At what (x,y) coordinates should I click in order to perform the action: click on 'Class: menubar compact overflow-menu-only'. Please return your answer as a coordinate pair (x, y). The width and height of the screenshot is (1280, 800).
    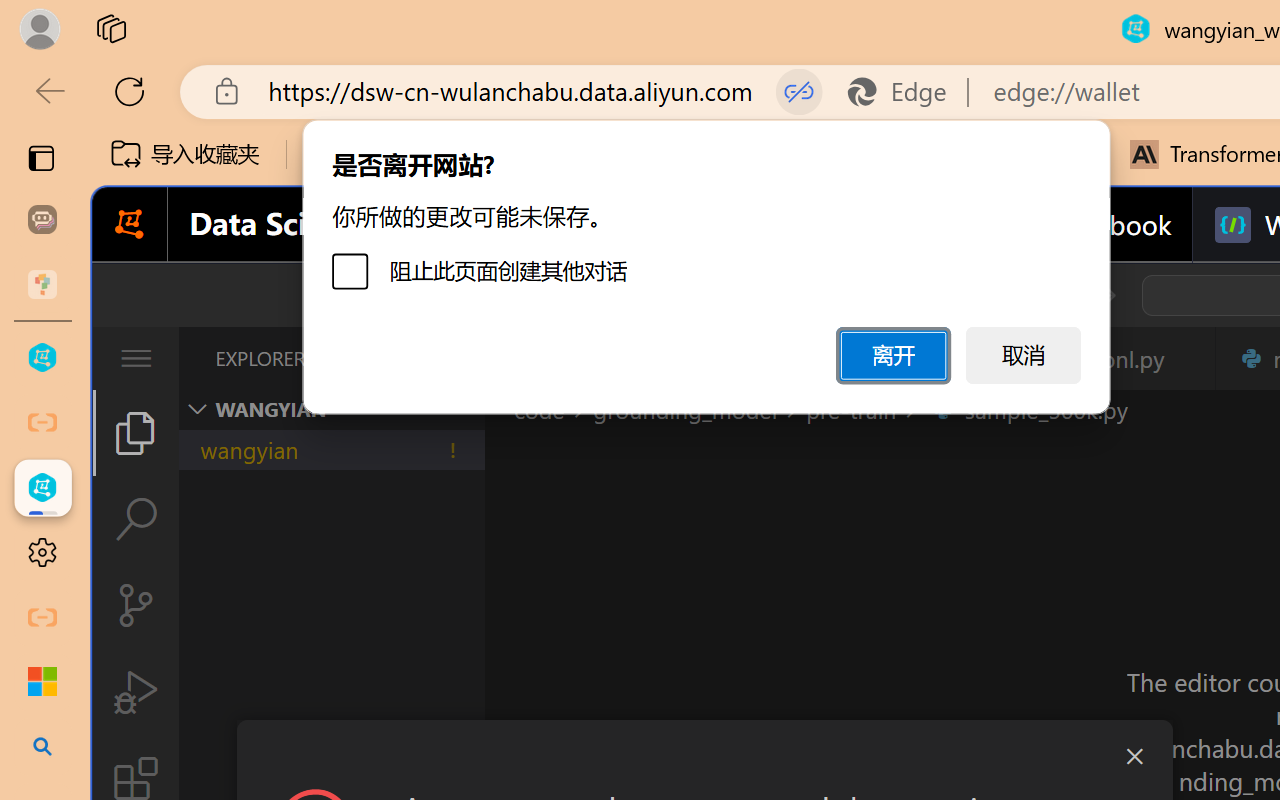
    Looking at the image, I should click on (134, 358).